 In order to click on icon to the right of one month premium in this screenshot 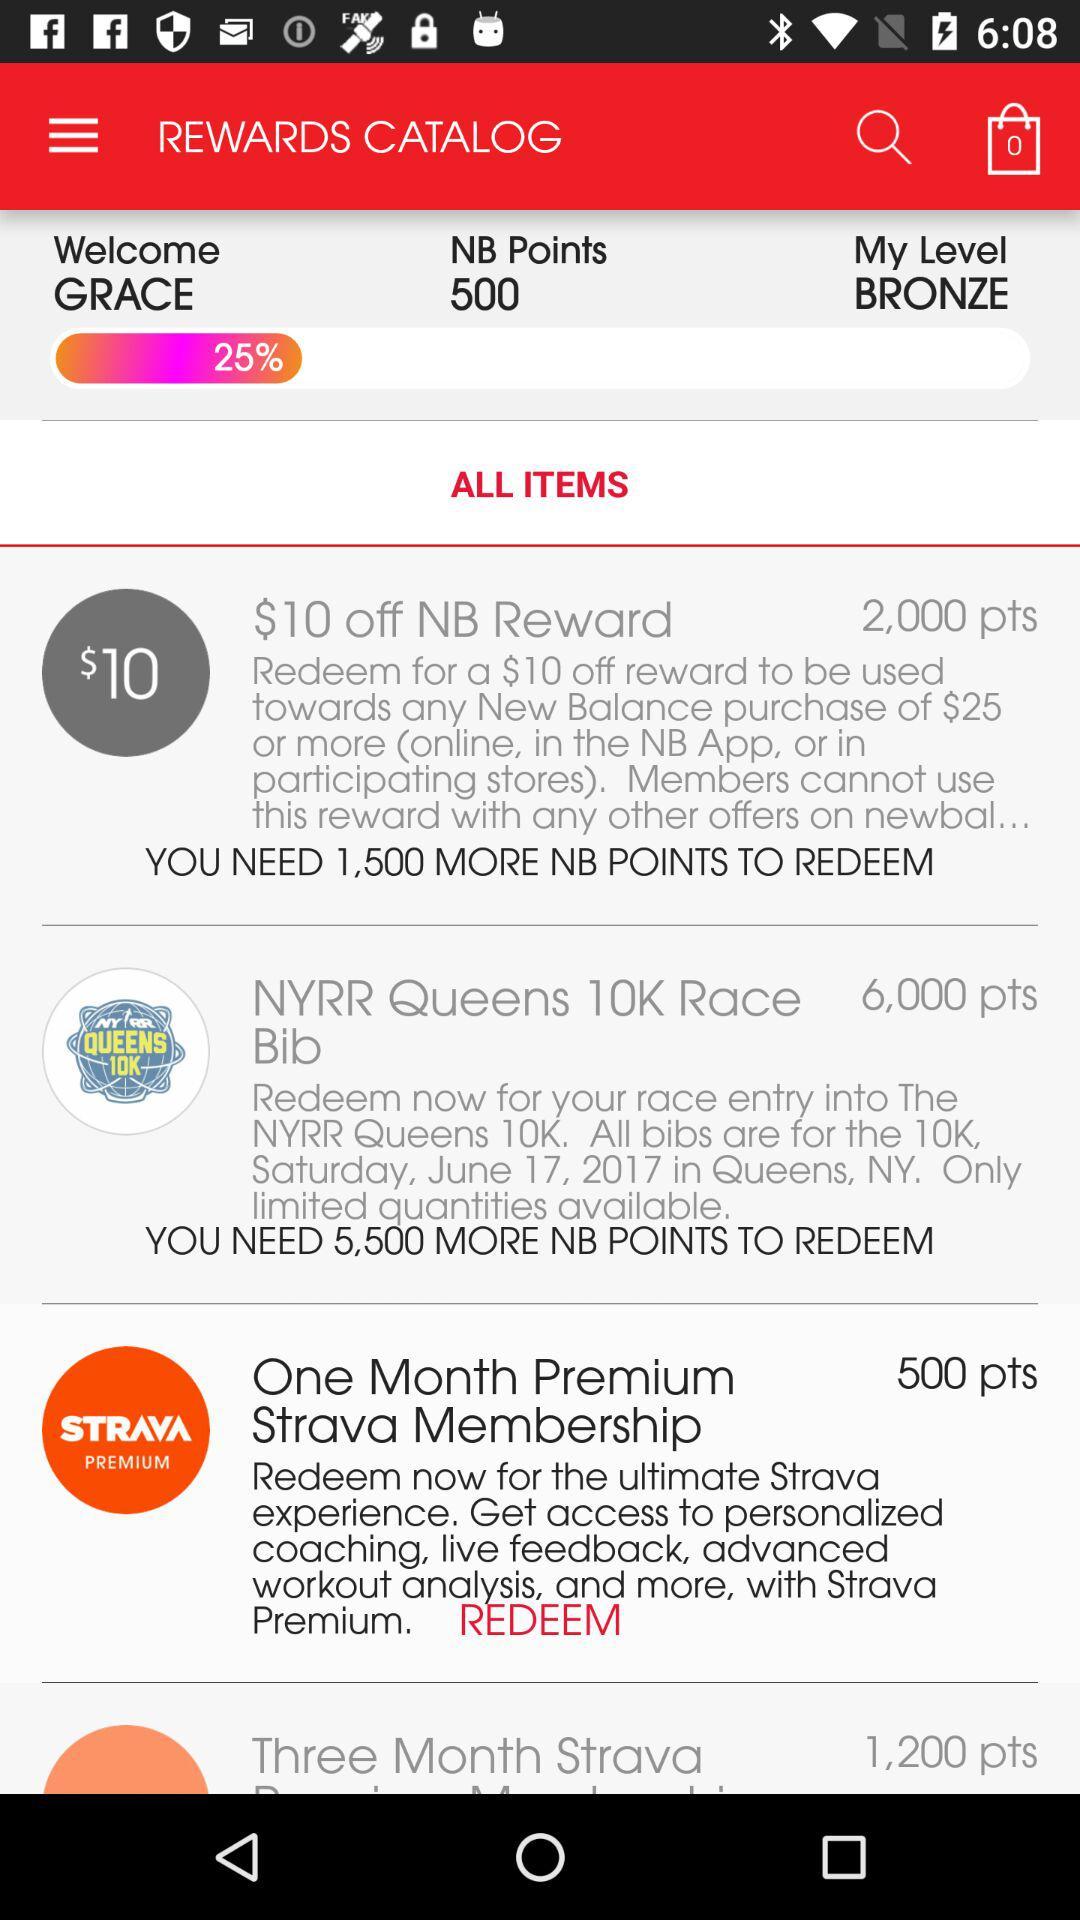, I will do `click(966, 1371)`.